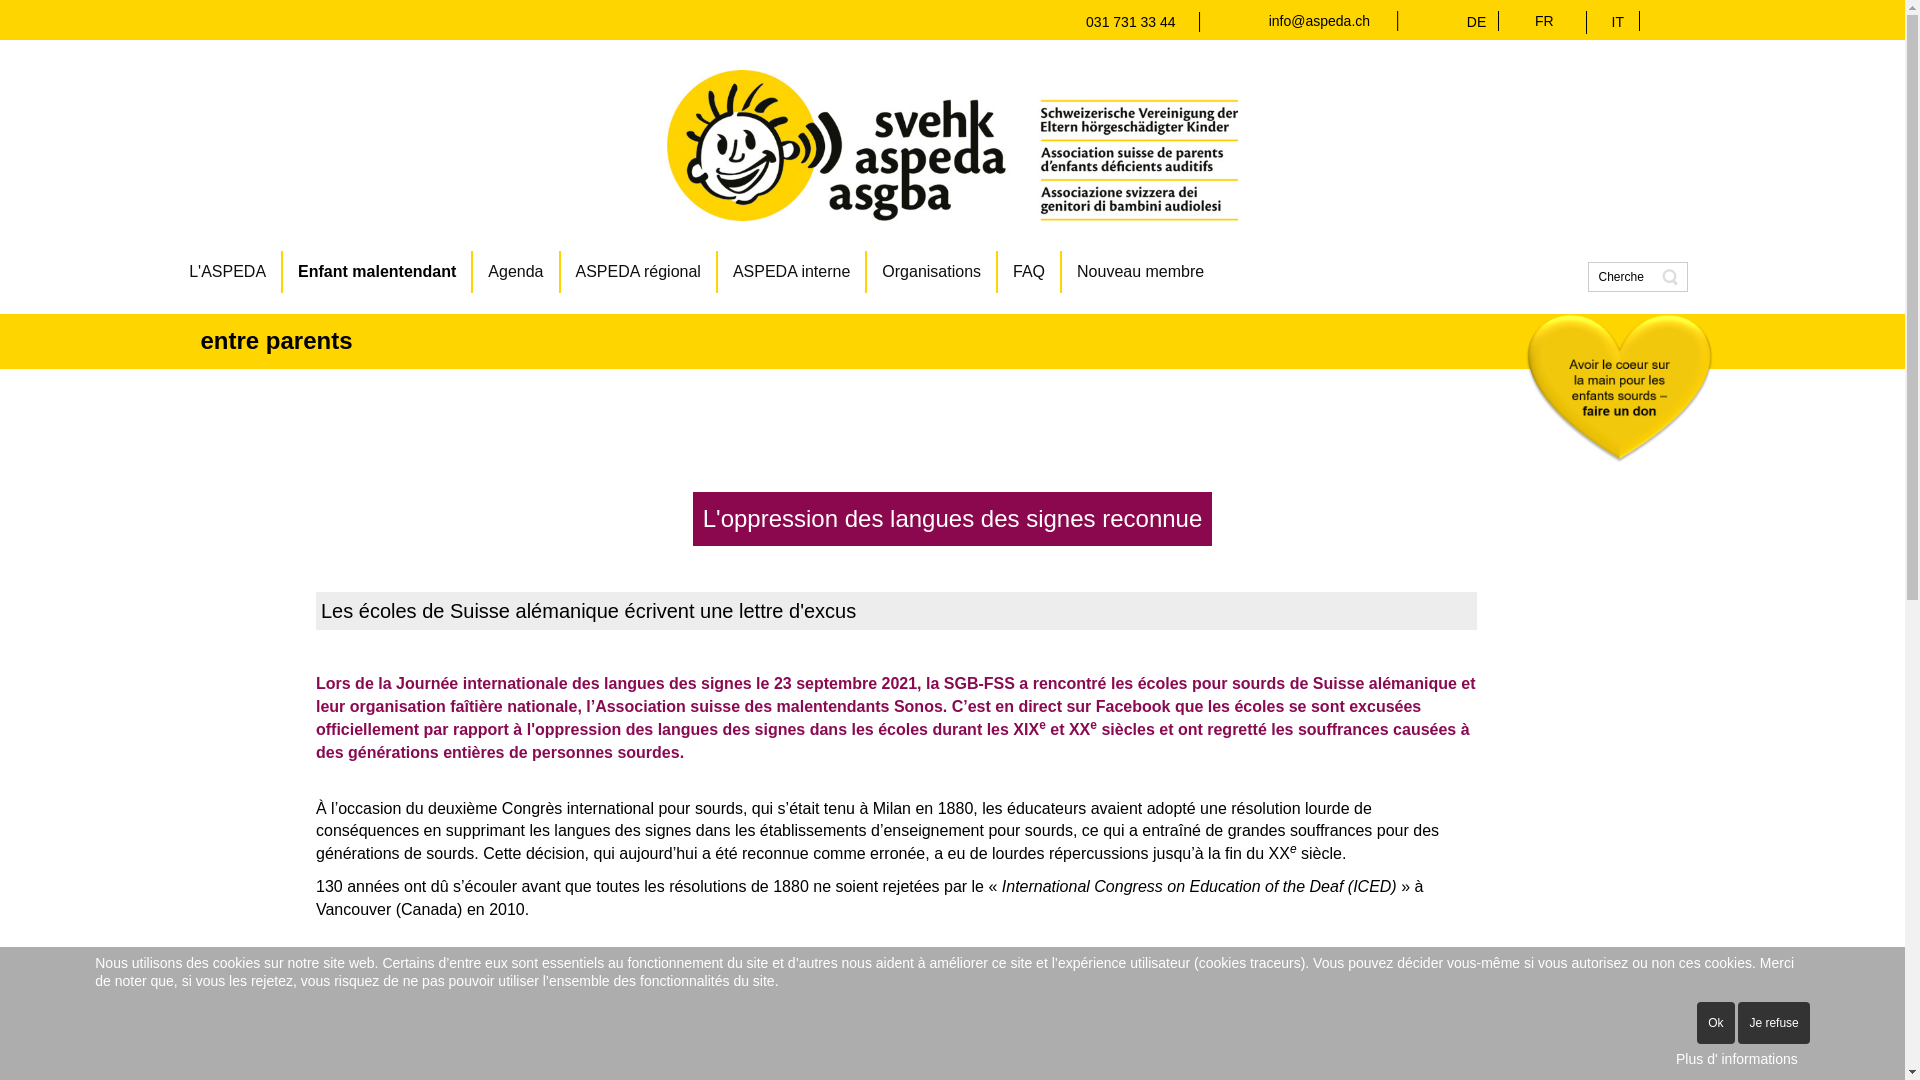  I want to click on 'FR', so click(1534, 20).